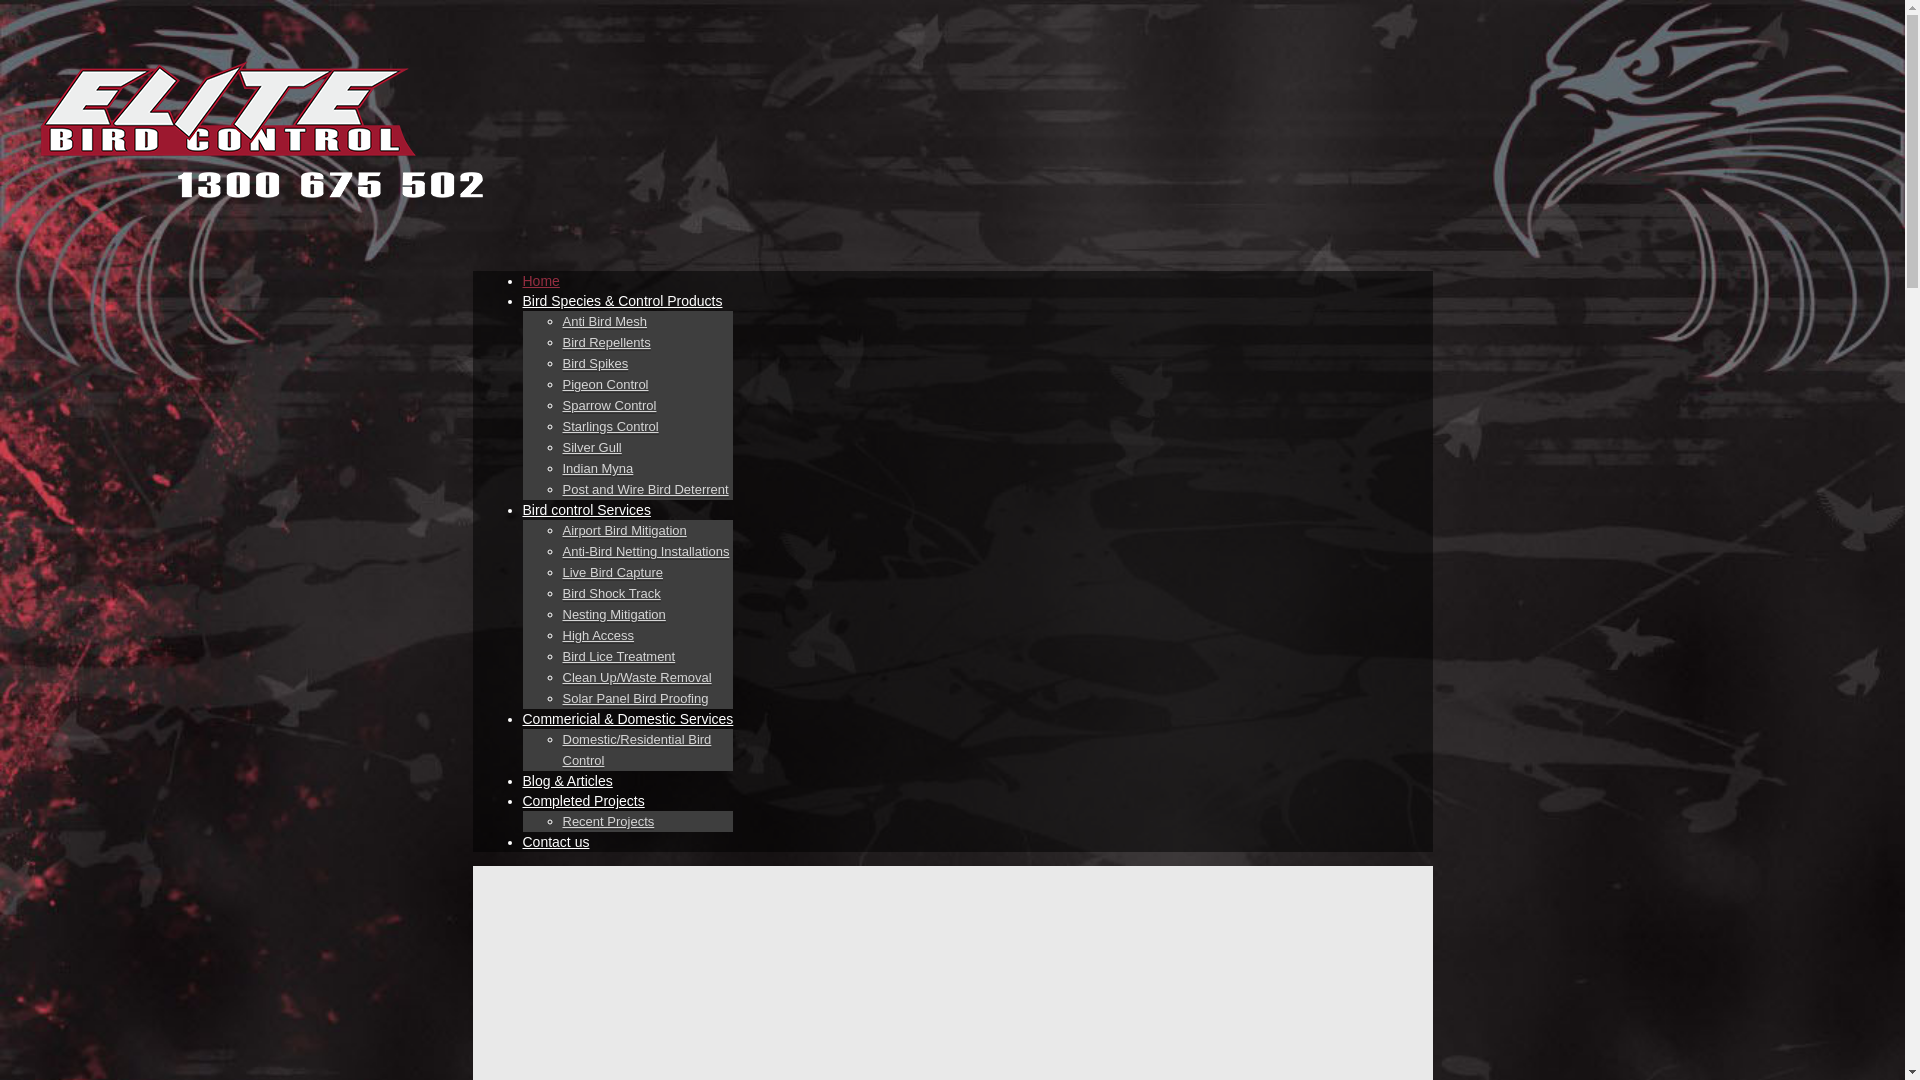  Describe the element at coordinates (635, 677) in the screenshot. I see `'Clean Up/Waste Removal'` at that location.